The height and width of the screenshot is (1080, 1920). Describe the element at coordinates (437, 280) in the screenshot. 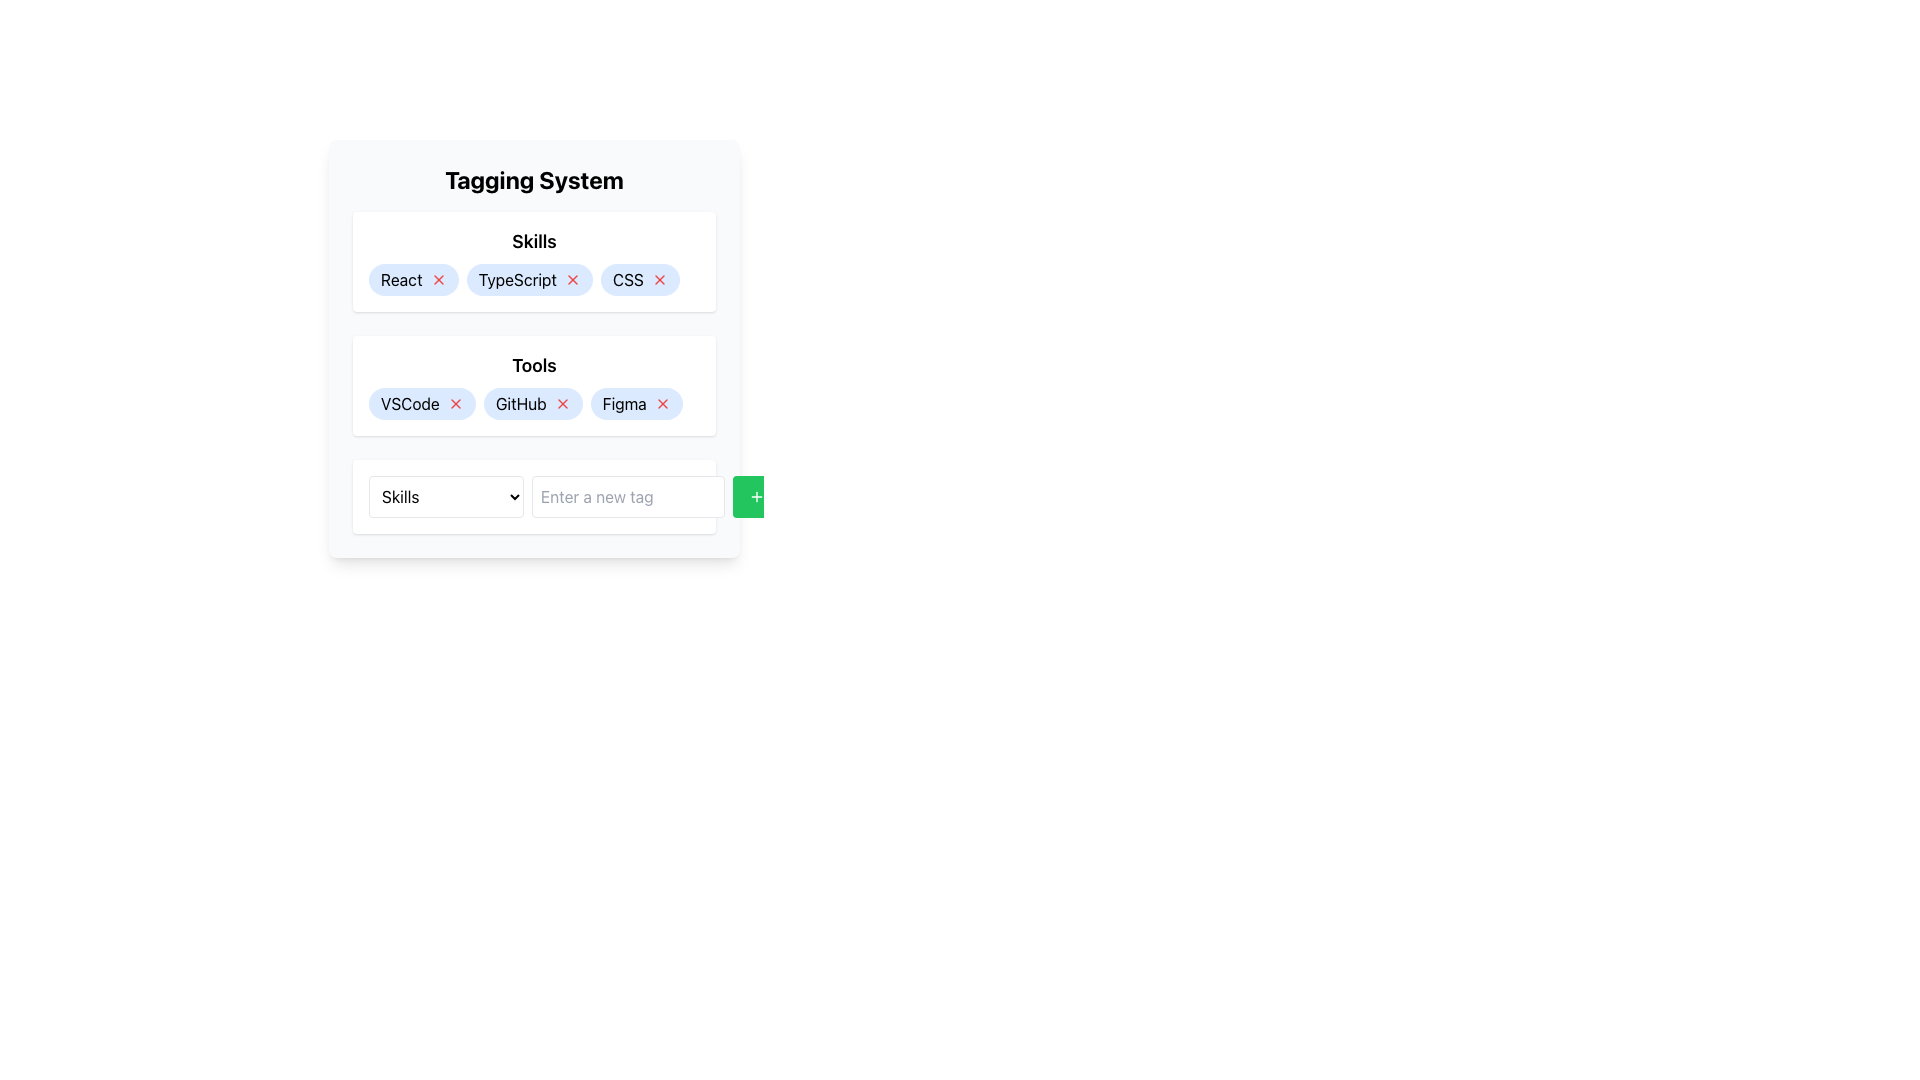

I see `the close button located to the right of the 'React' tag in the 'Skills' section` at that location.